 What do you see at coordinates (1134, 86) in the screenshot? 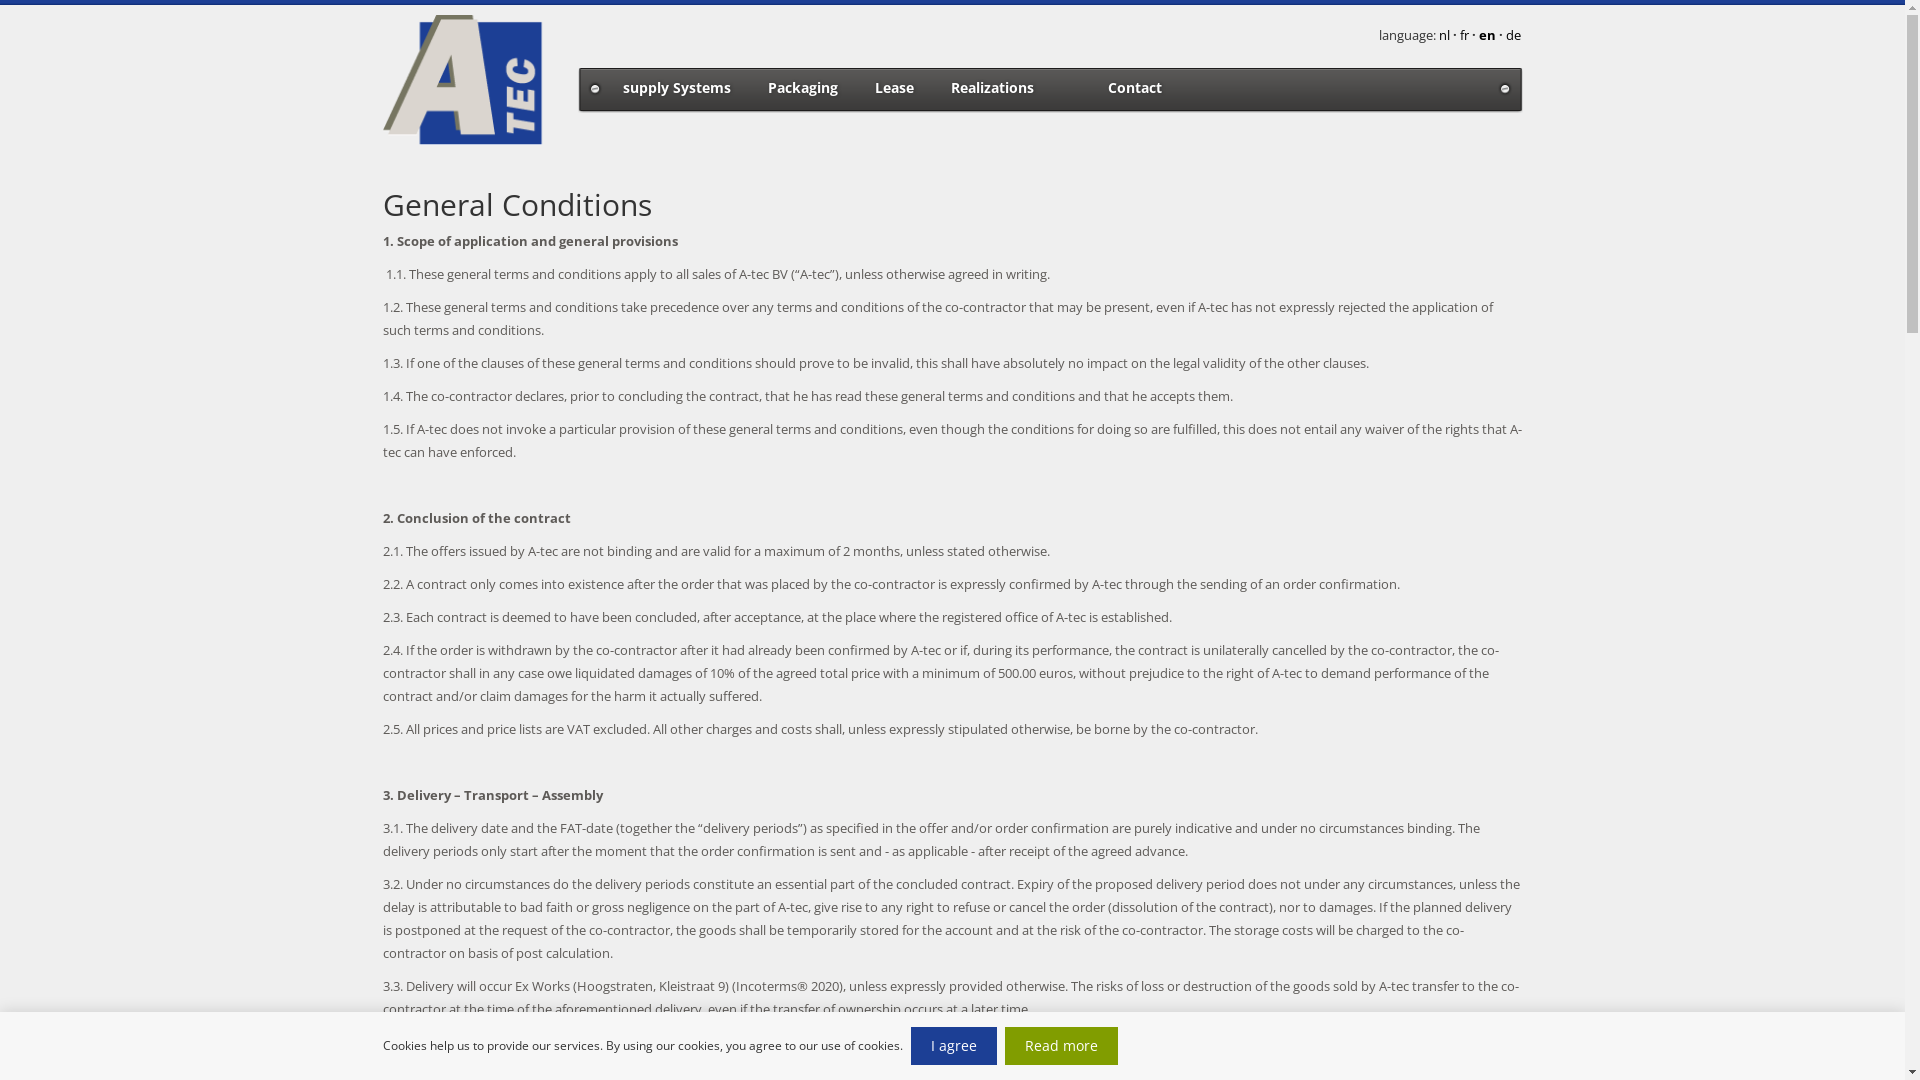
I see `'Contact'` at bounding box center [1134, 86].